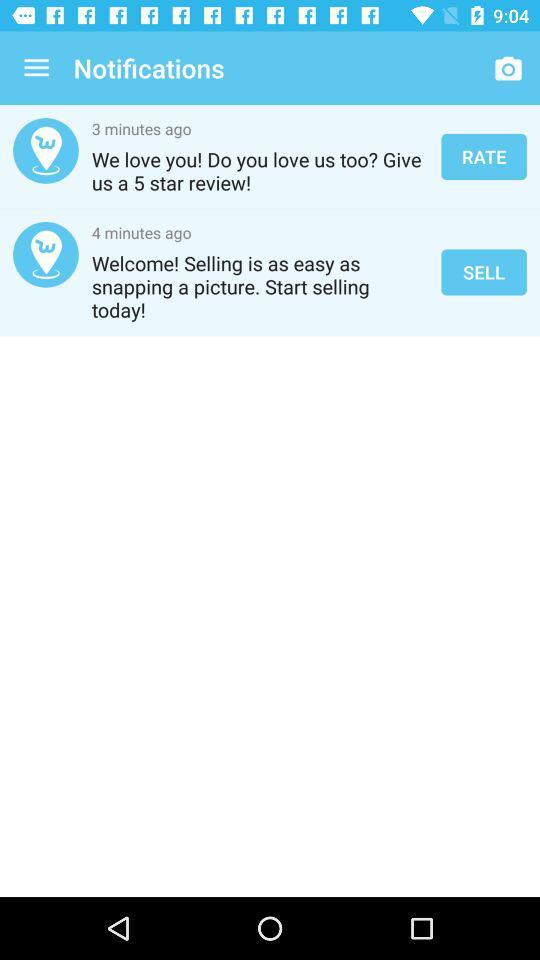 The width and height of the screenshot is (540, 960). Describe the element at coordinates (483, 155) in the screenshot. I see `the icon to the right of 3 minutes ago item` at that location.